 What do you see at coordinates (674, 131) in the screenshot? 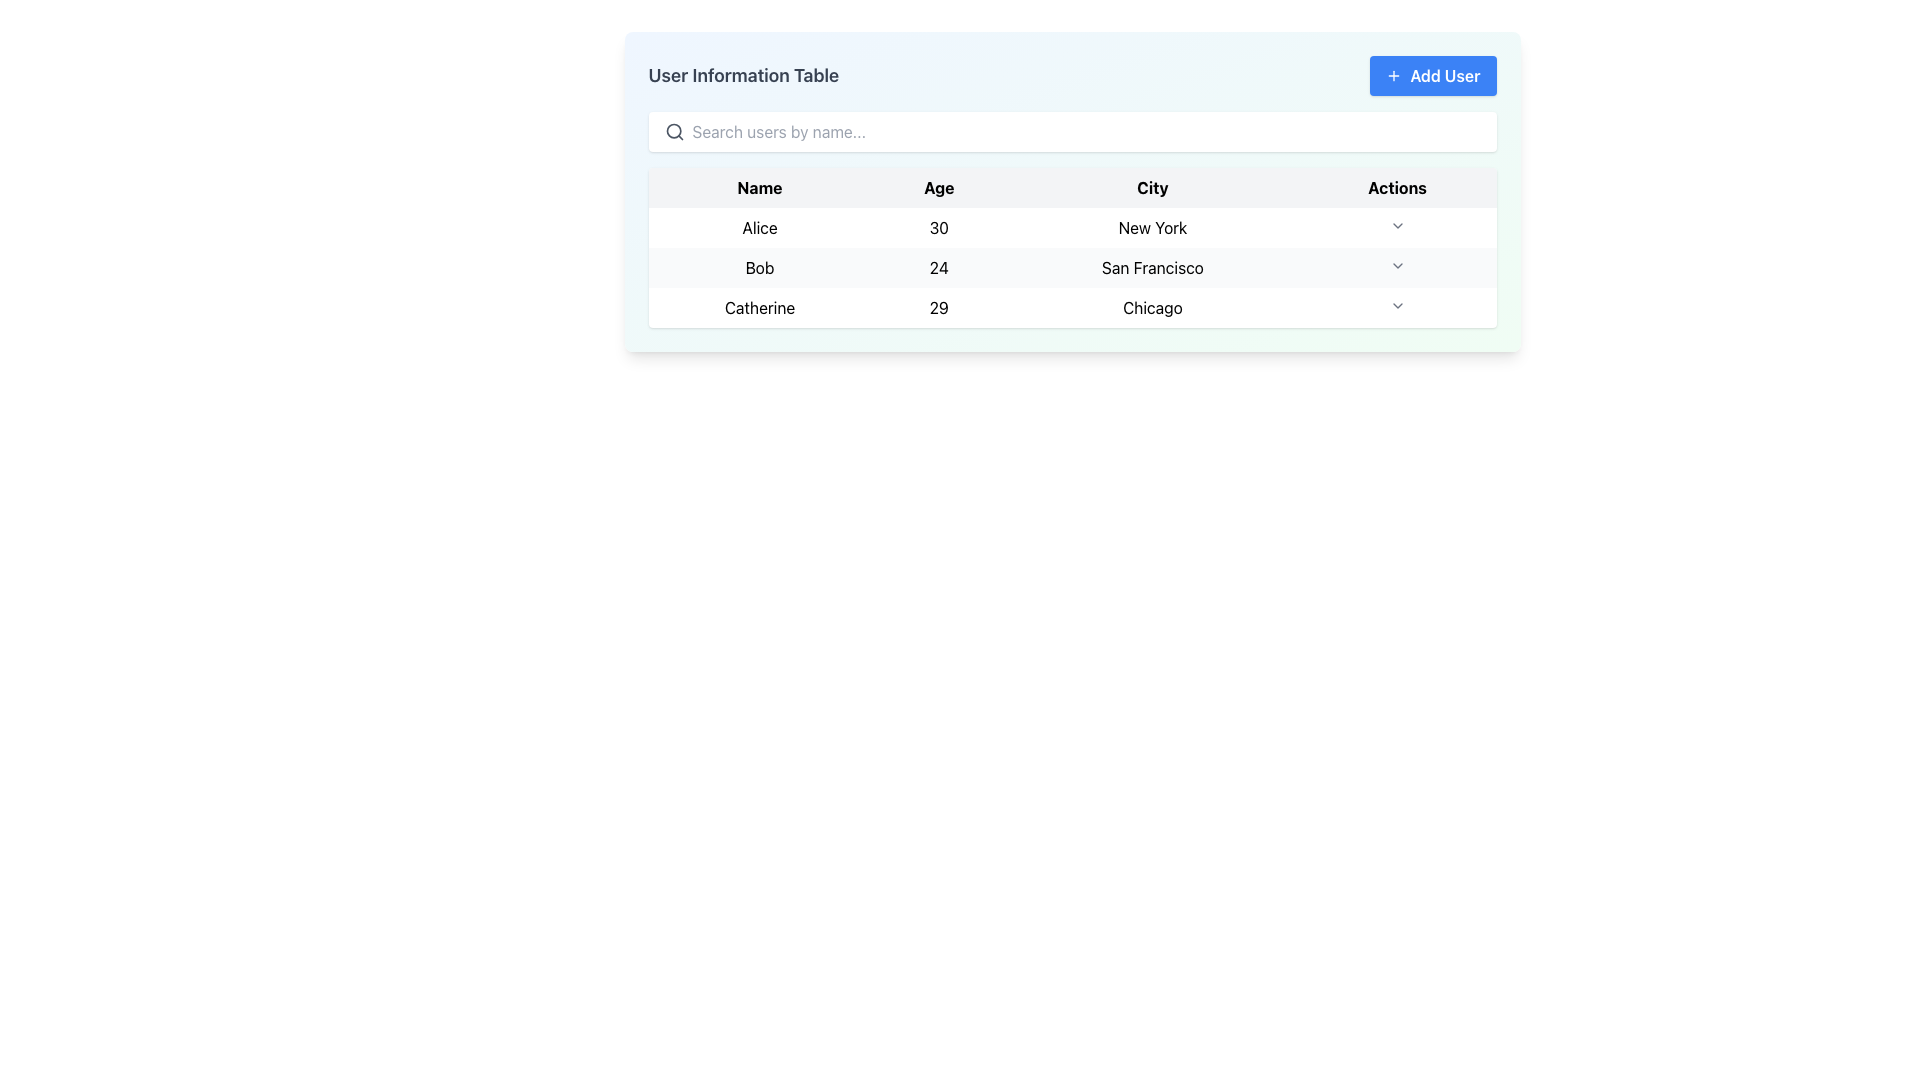
I see `the magnifying glass icon, which symbolizes search functionality, located at the left side of the search bar within a white rounded rectangle area` at bounding box center [674, 131].